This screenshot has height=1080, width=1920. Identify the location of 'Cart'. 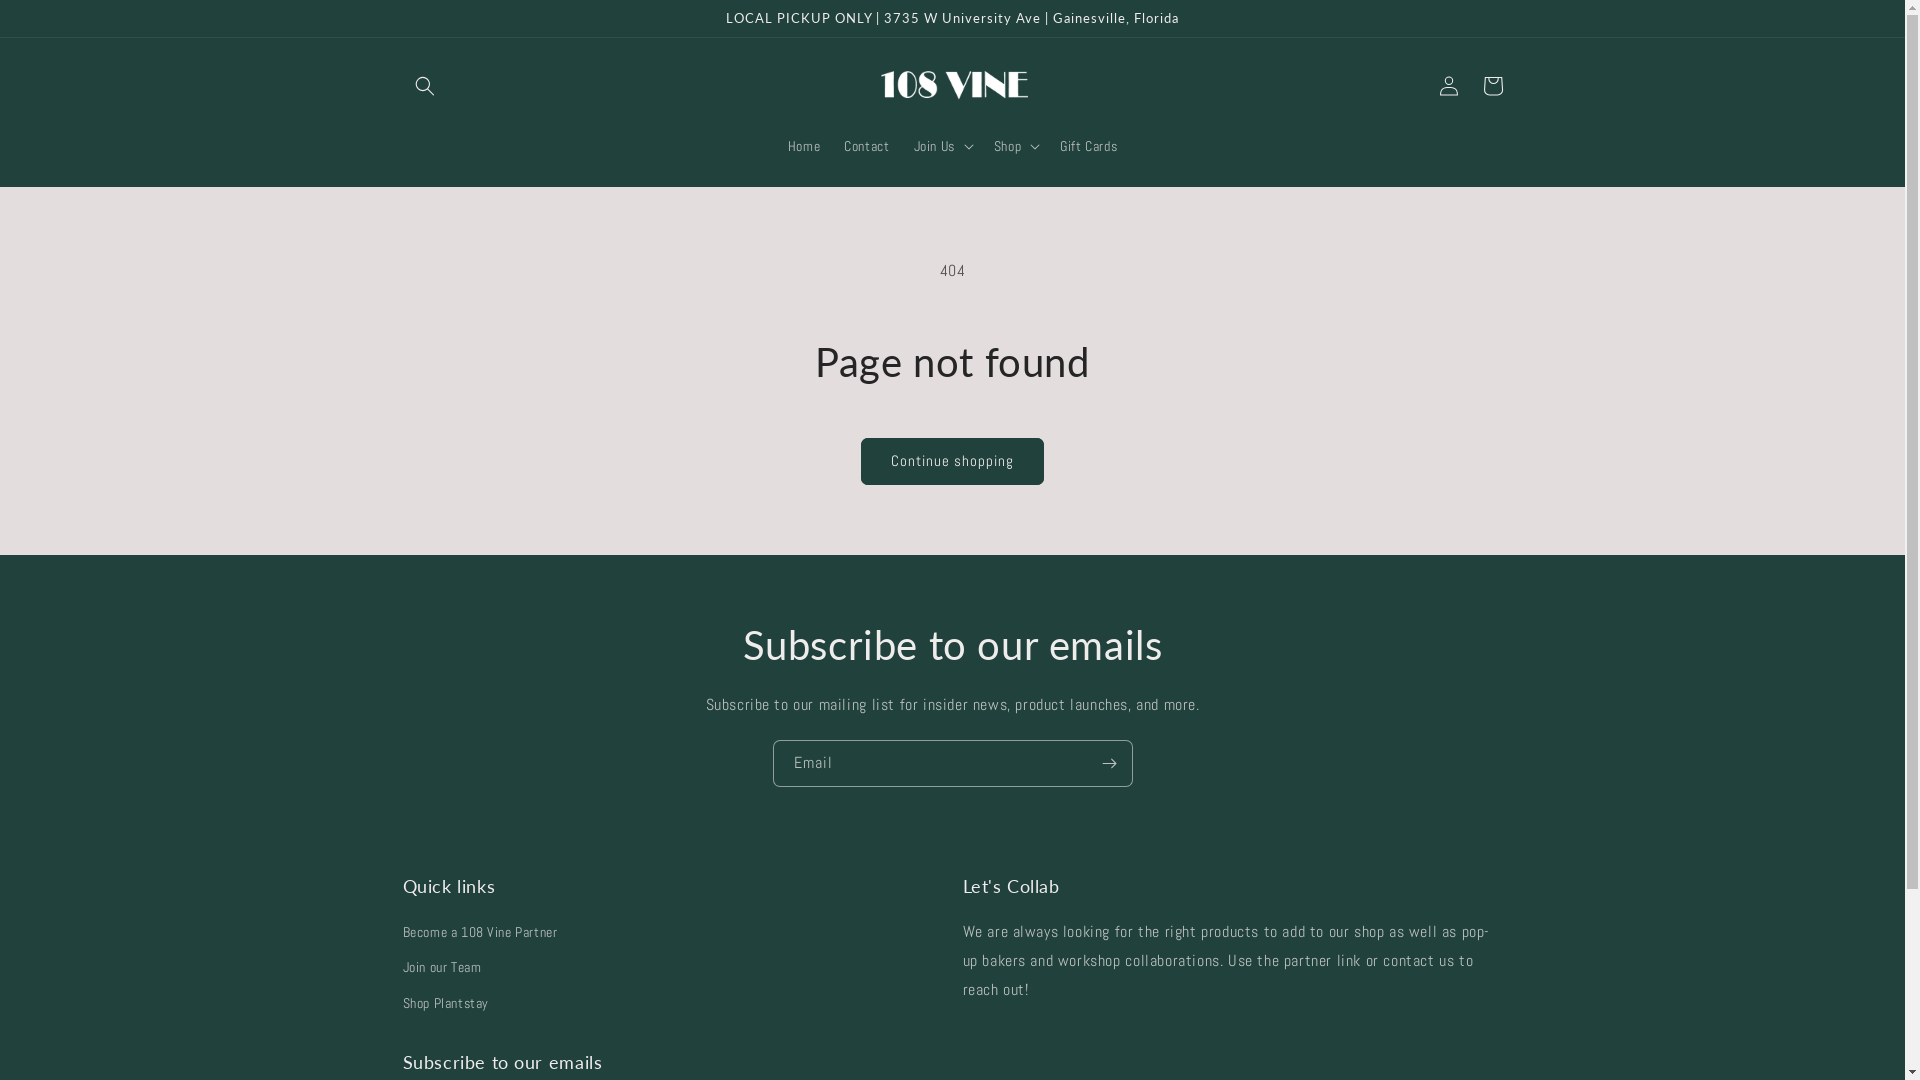
(1492, 84).